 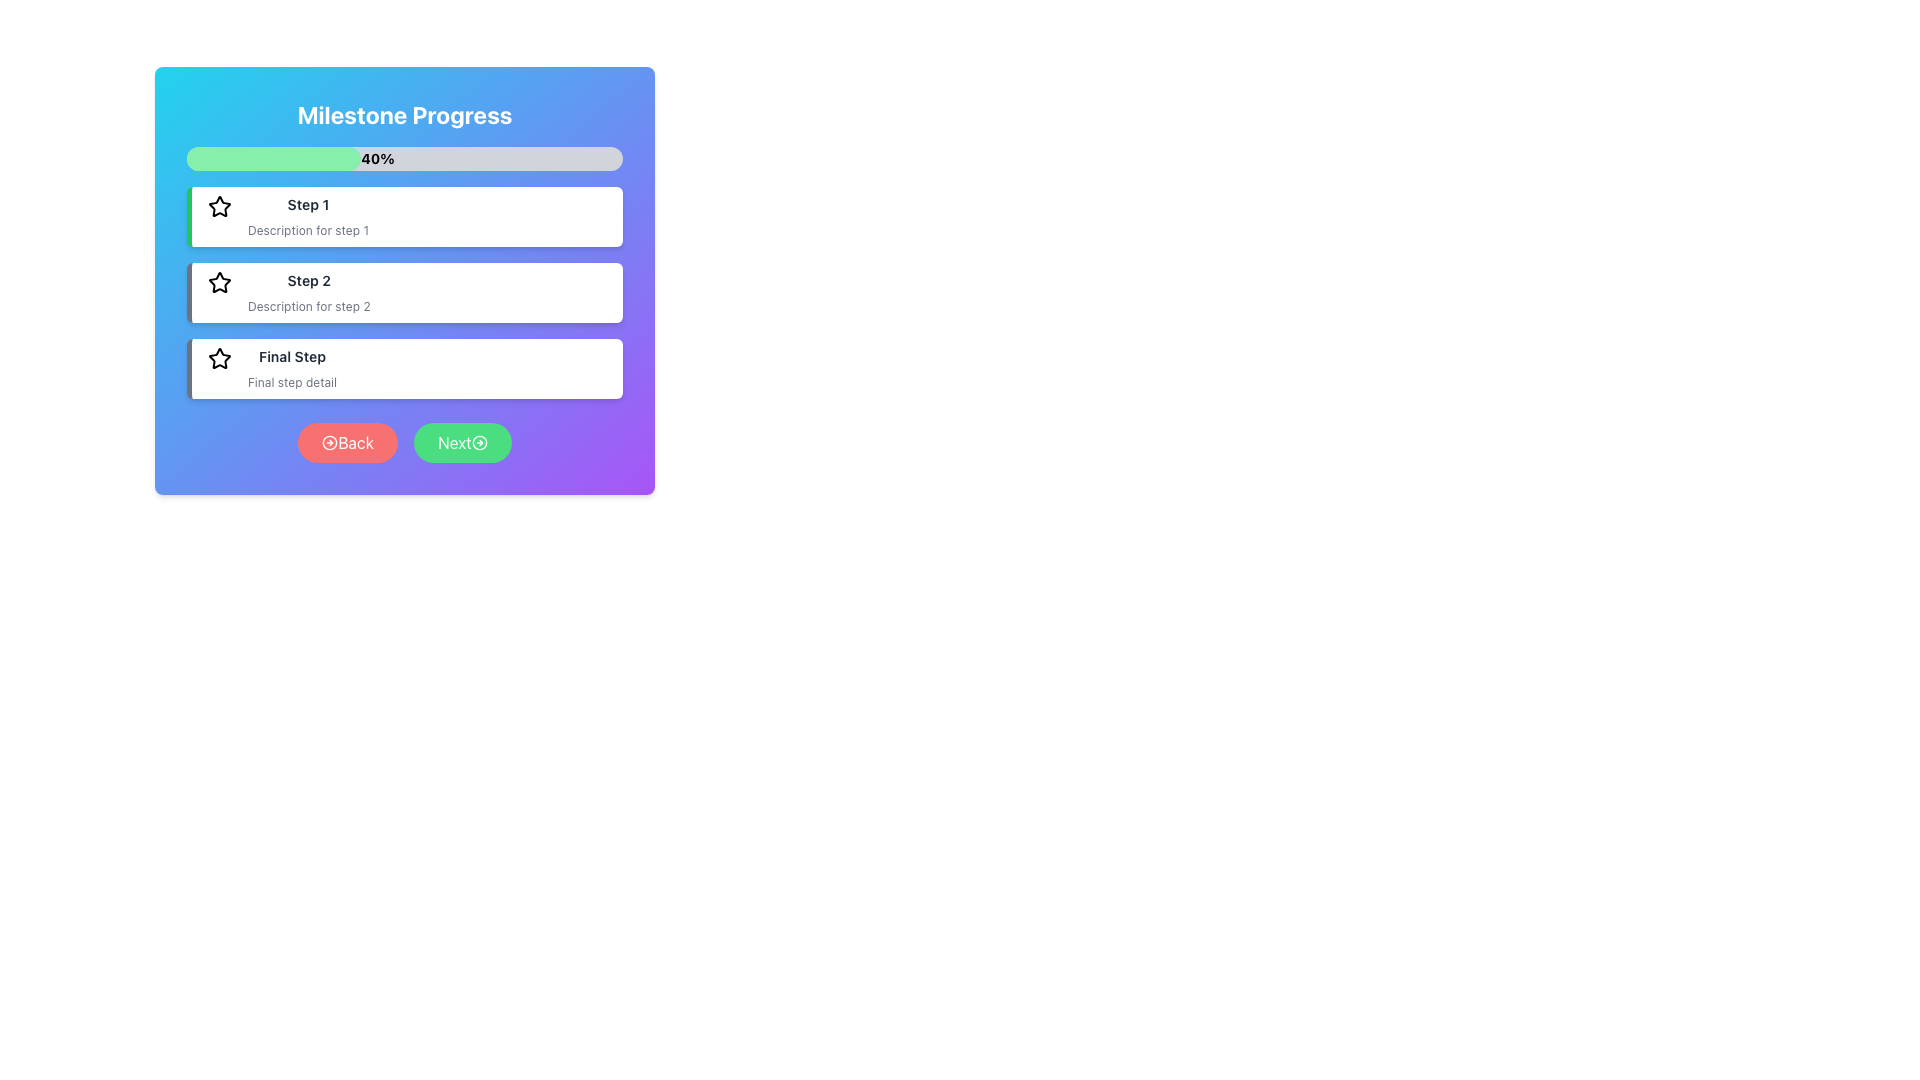 What do you see at coordinates (307, 216) in the screenshot?
I see `the informational text block labeled 'Step 1' which is a vertical stack of text elements, displaying a bold title and a smaller gray description, located below the 'Milestone Progress' progress bar` at bounding box center [307, 216].